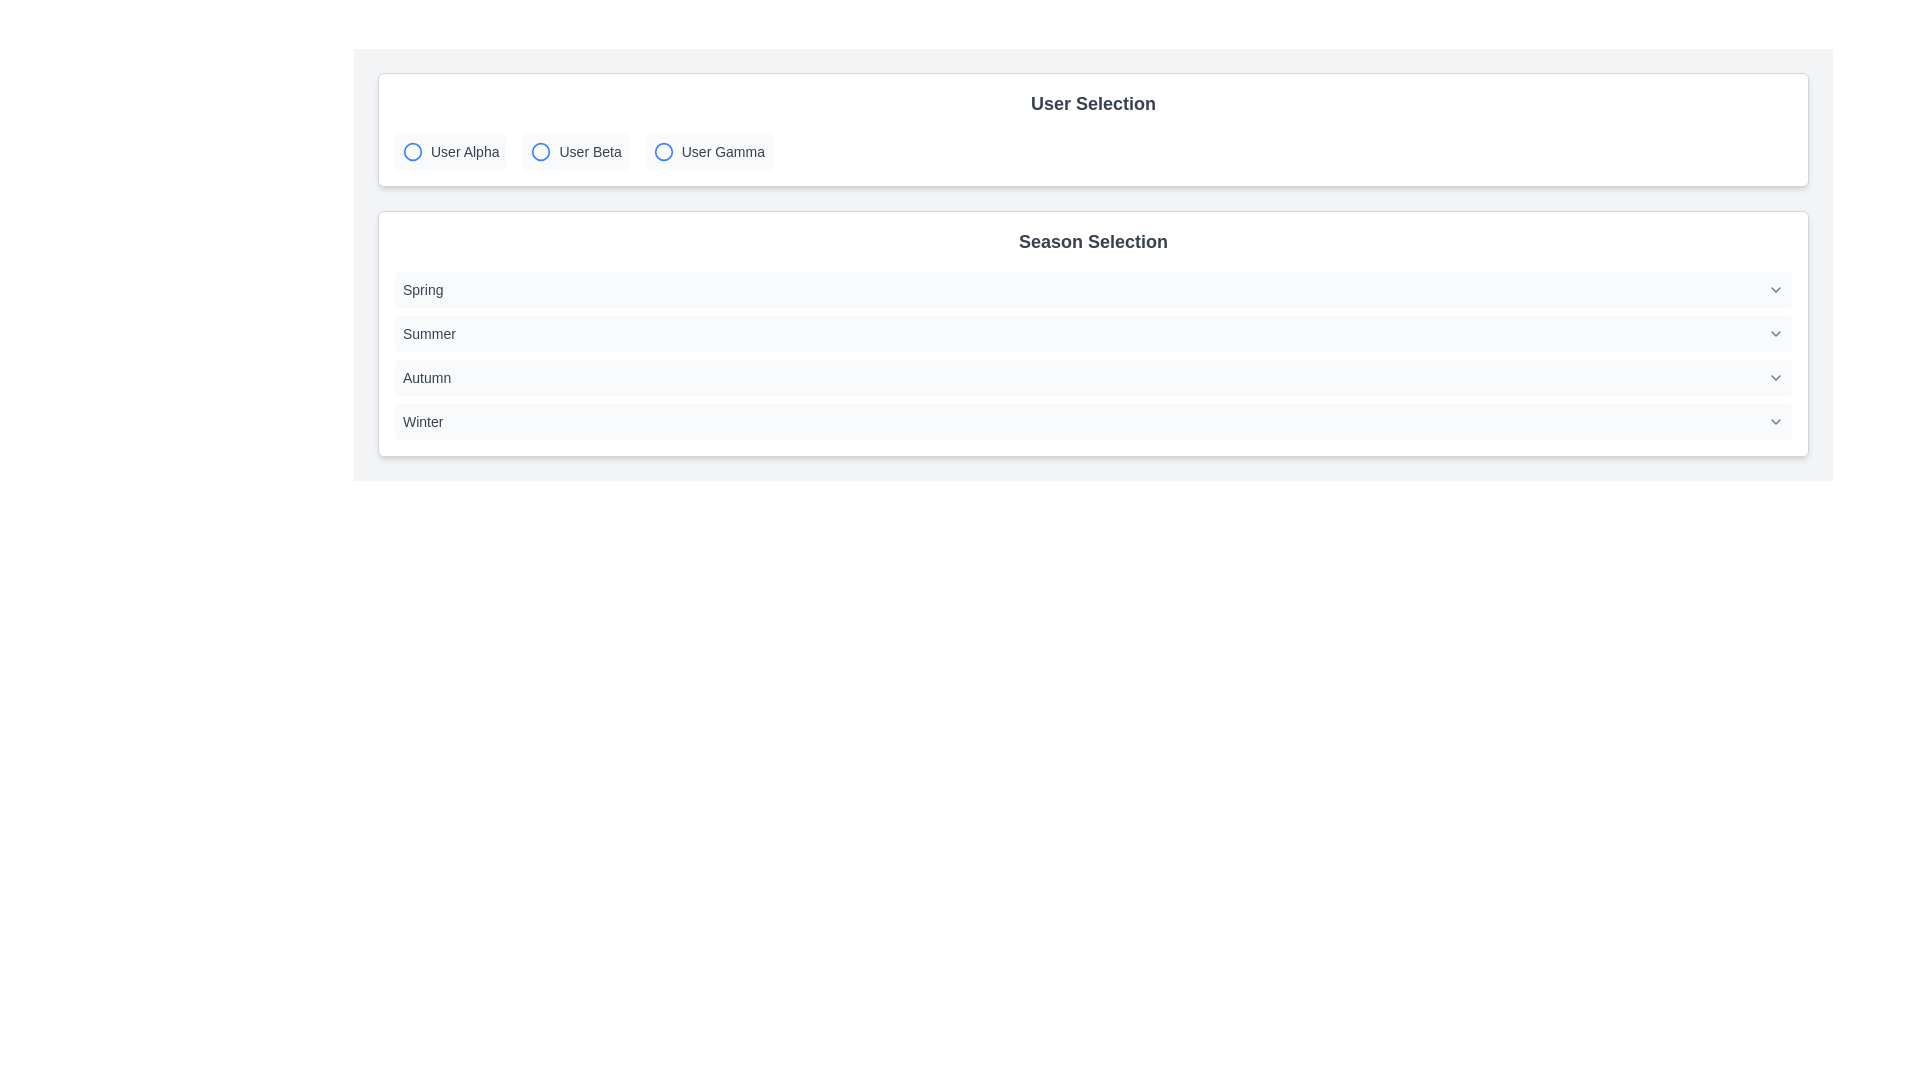 Image resolution: width=1920 pixels, height=1080 pixels. Describe the element at coordinates (1776, 333) in the screenshot. I see `the Dropdown indicator (Chevron) next to the 'Summer' option` at that location.